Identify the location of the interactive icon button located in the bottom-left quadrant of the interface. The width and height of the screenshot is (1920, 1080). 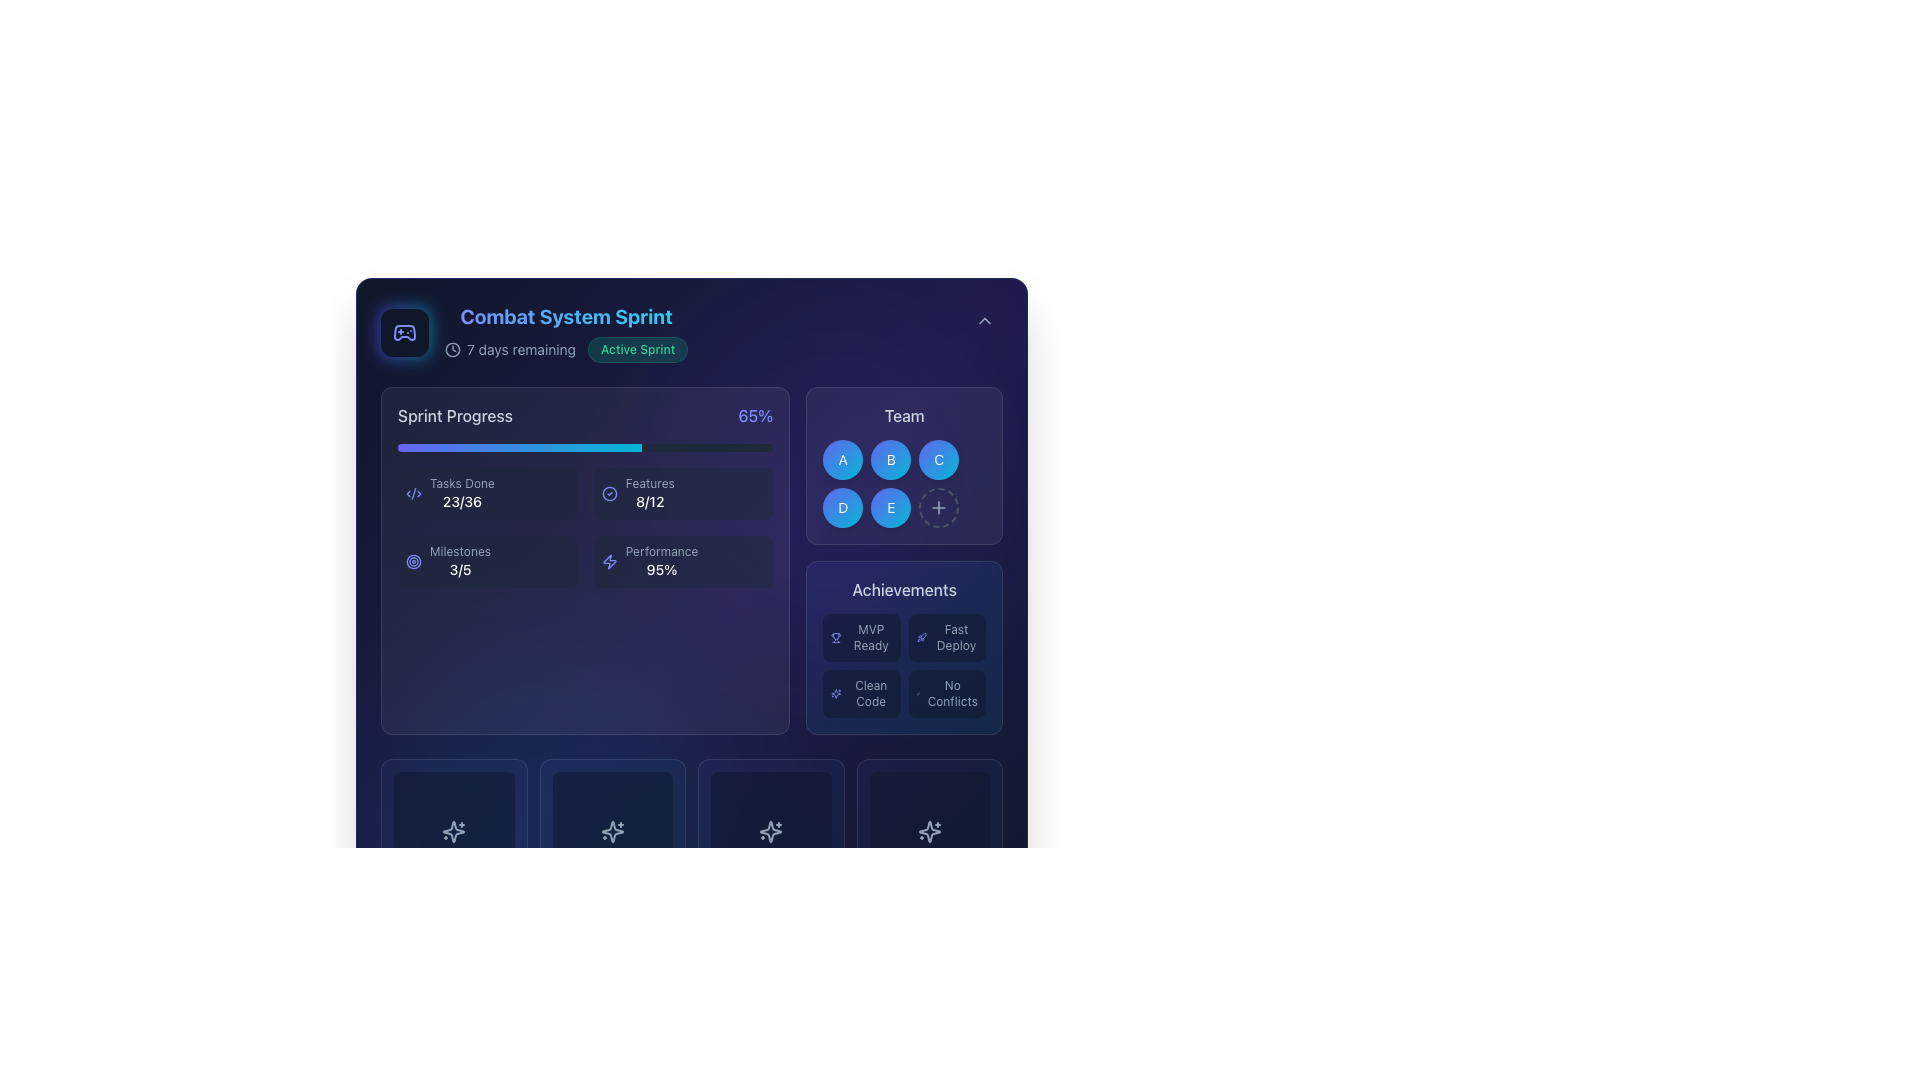
(453, 832).